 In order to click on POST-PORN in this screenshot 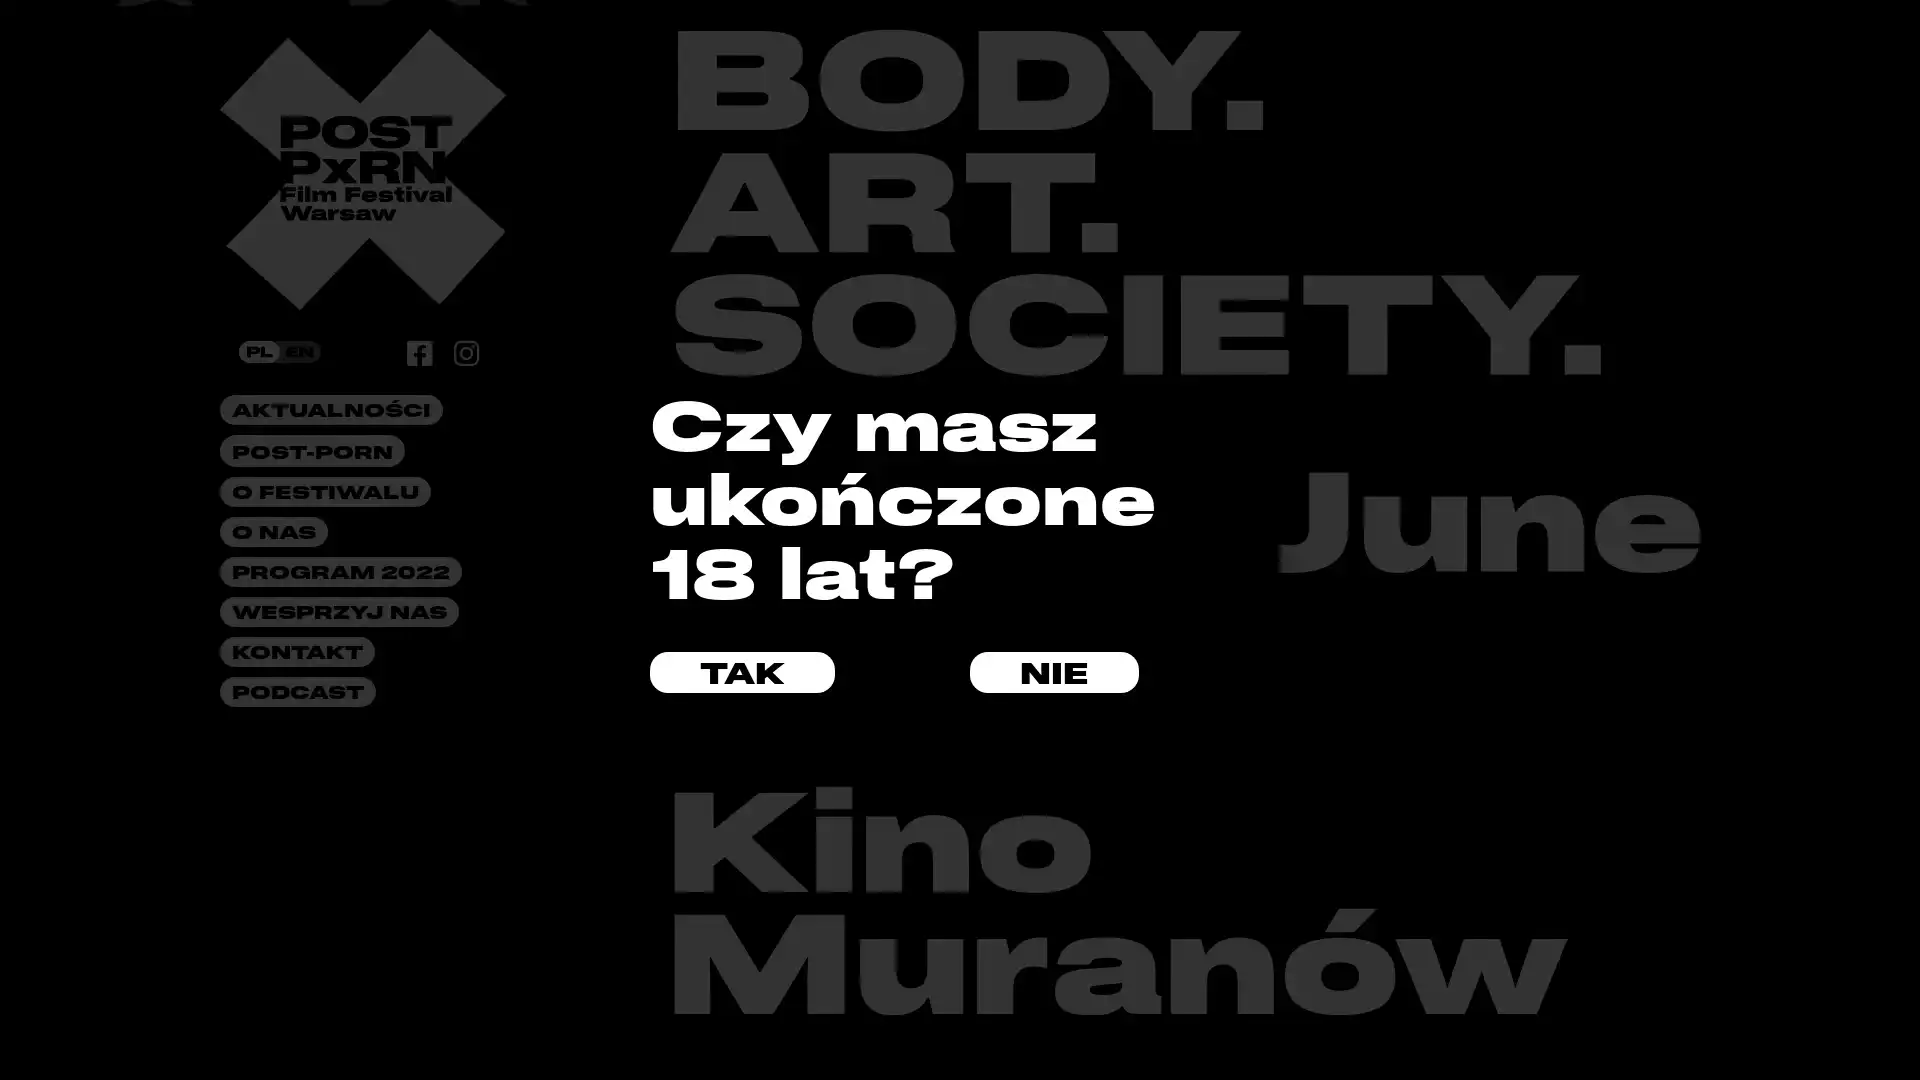, I will do `click(311, 451)`.